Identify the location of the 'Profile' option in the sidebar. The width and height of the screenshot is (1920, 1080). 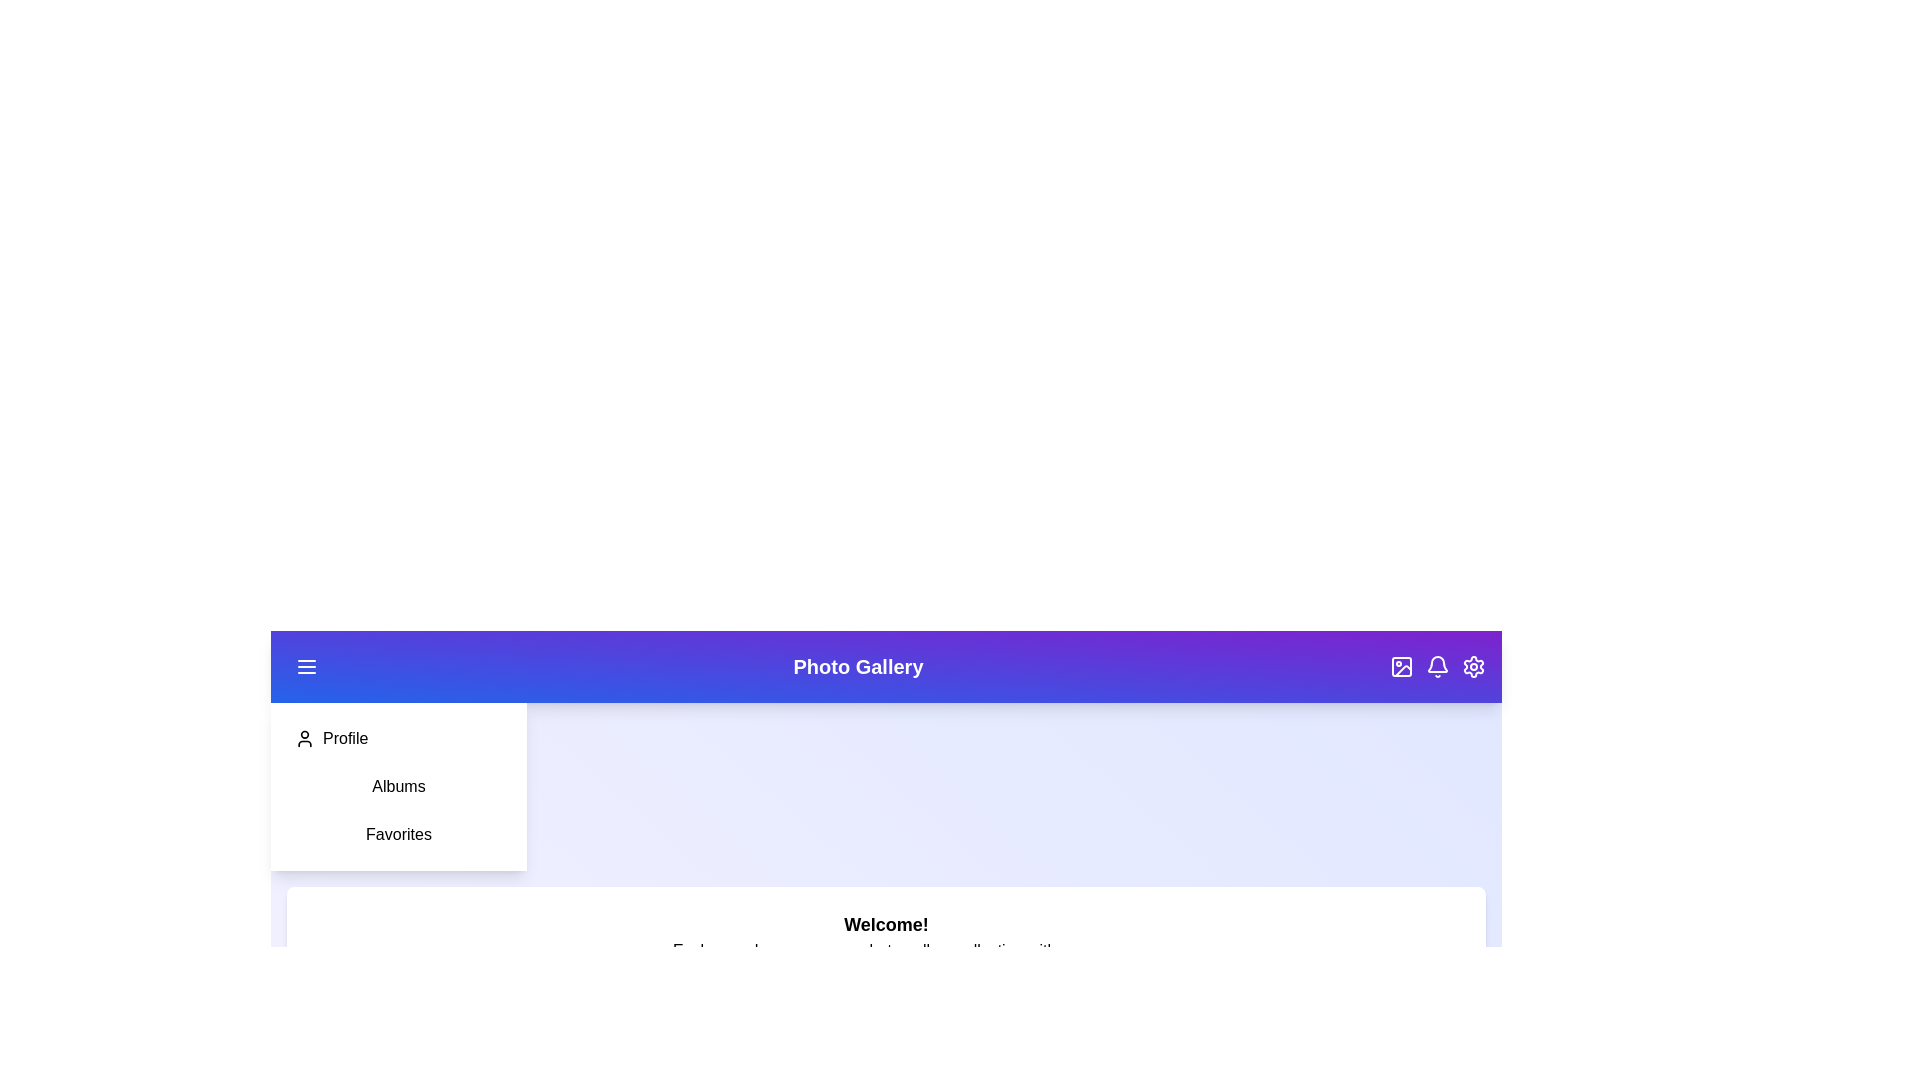
(398, 739).